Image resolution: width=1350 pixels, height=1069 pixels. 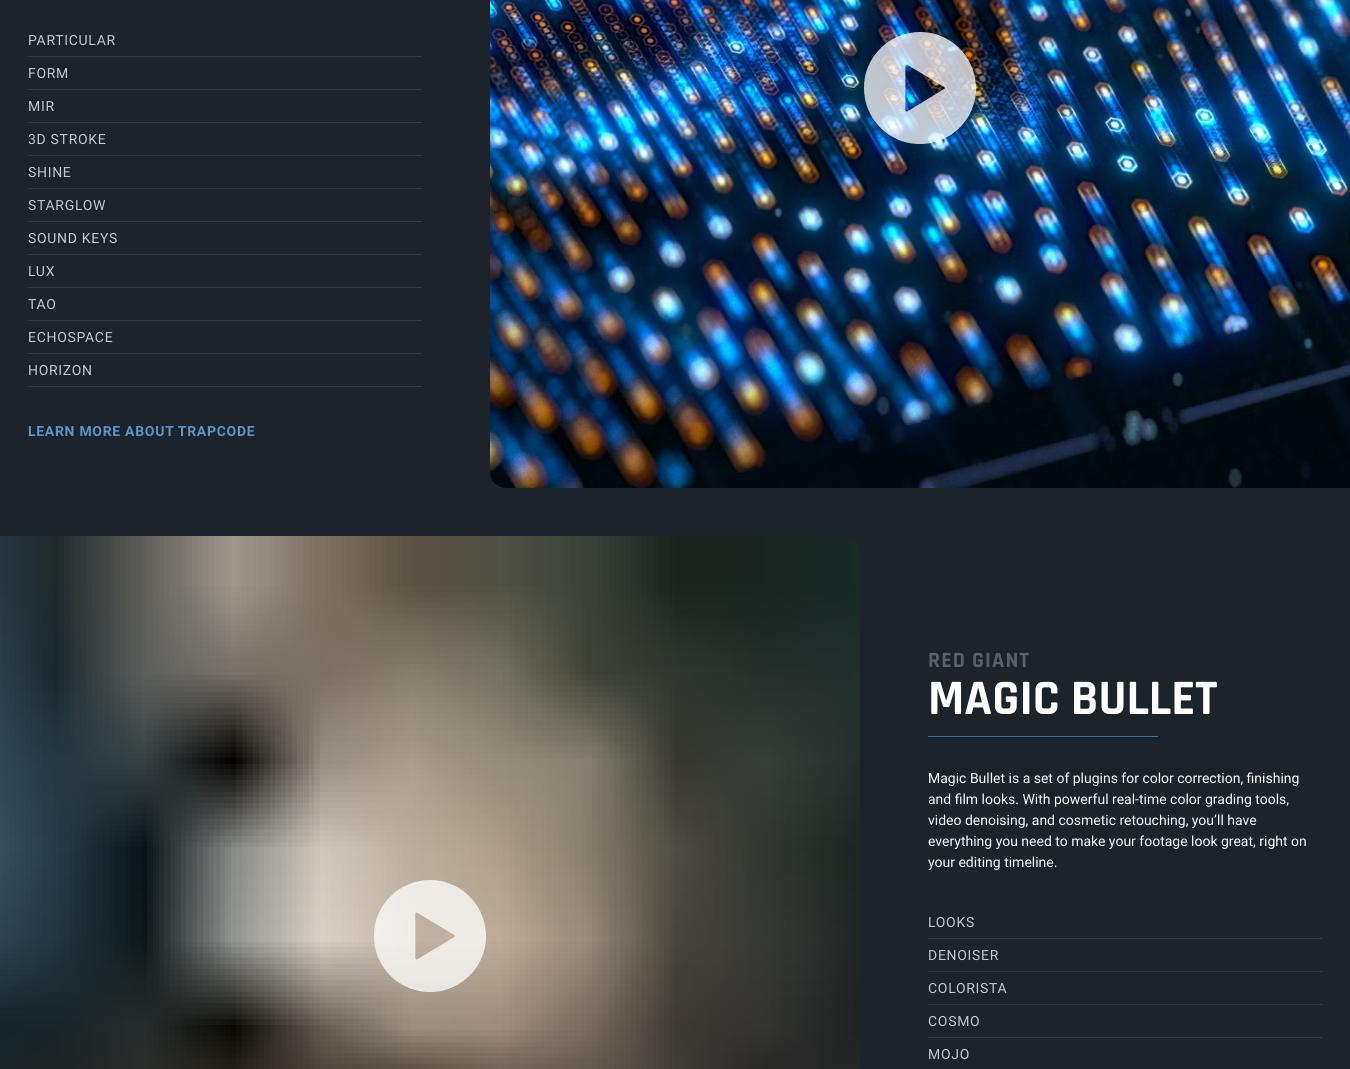 I want to click on 'Cosmo', so click(x=926, y=1021).